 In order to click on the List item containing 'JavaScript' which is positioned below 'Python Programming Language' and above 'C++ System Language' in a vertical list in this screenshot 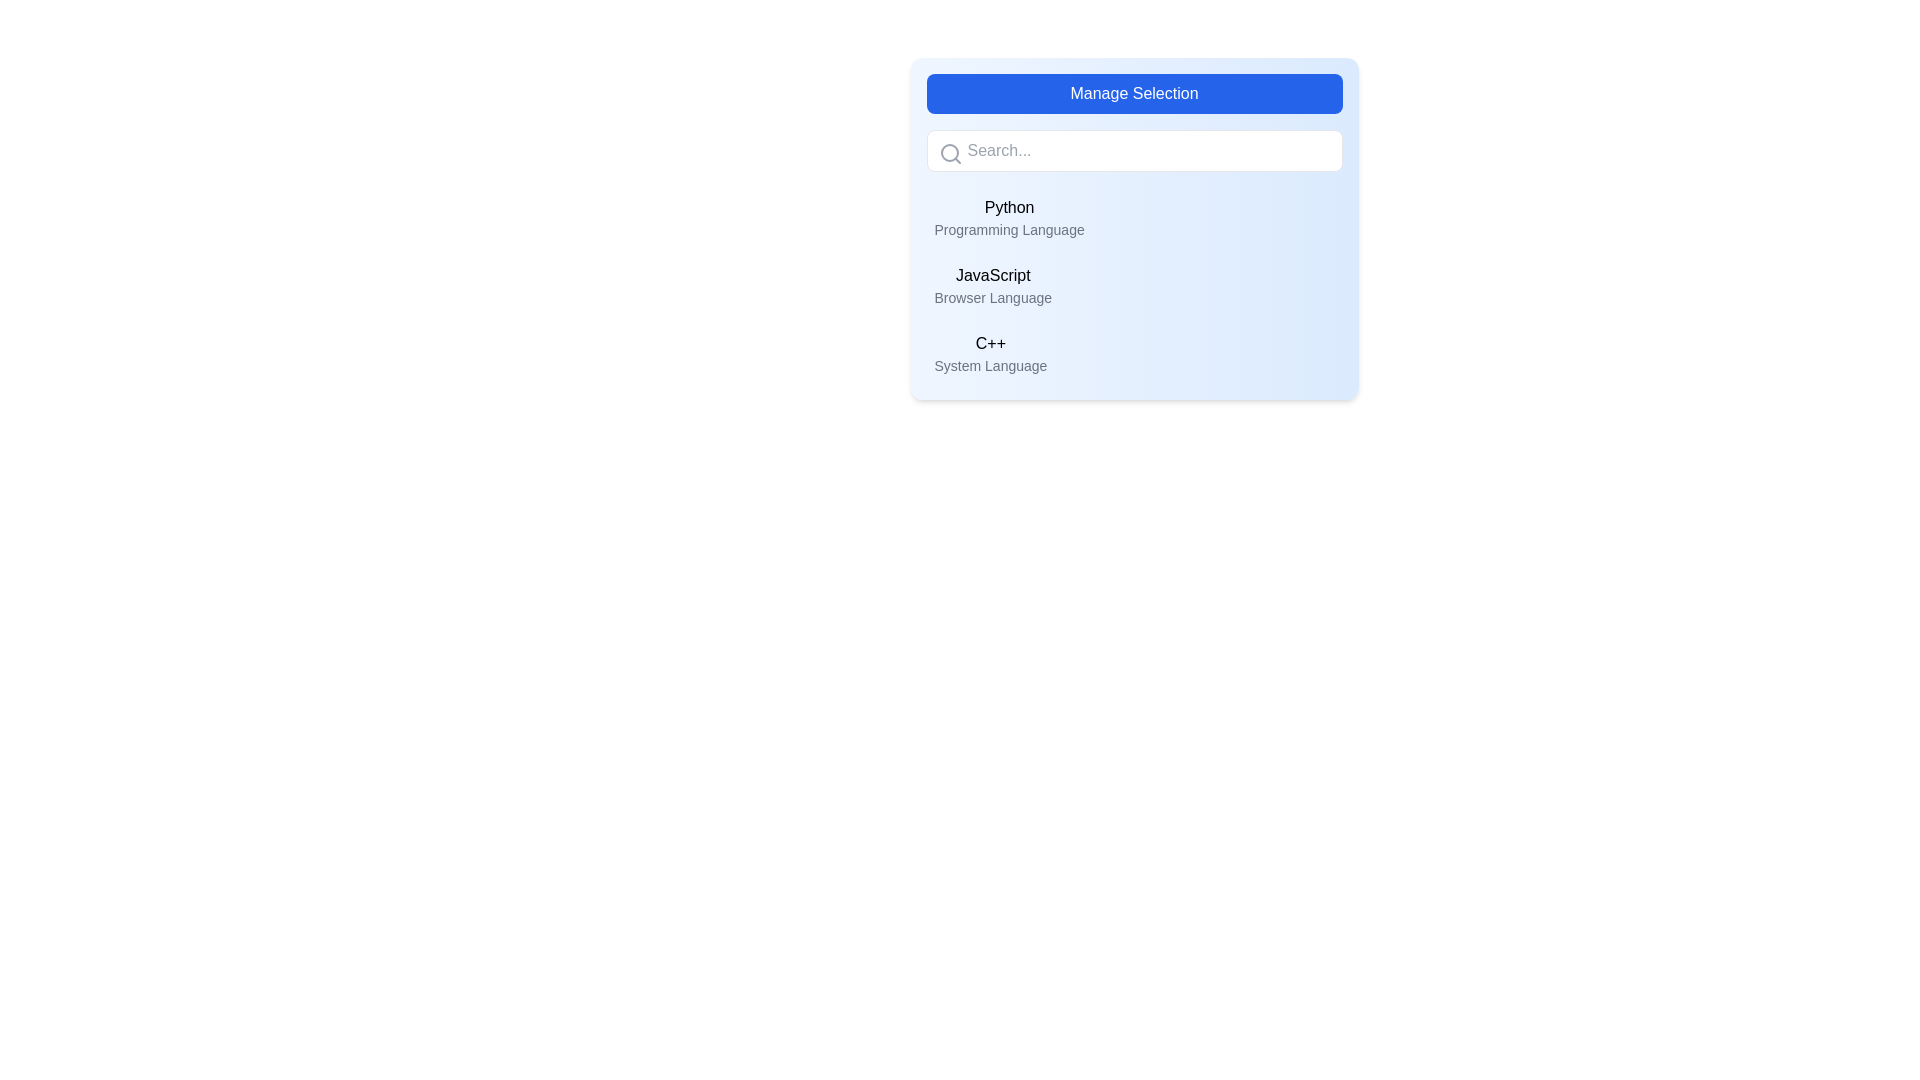, I will do `click(993, 285)`.